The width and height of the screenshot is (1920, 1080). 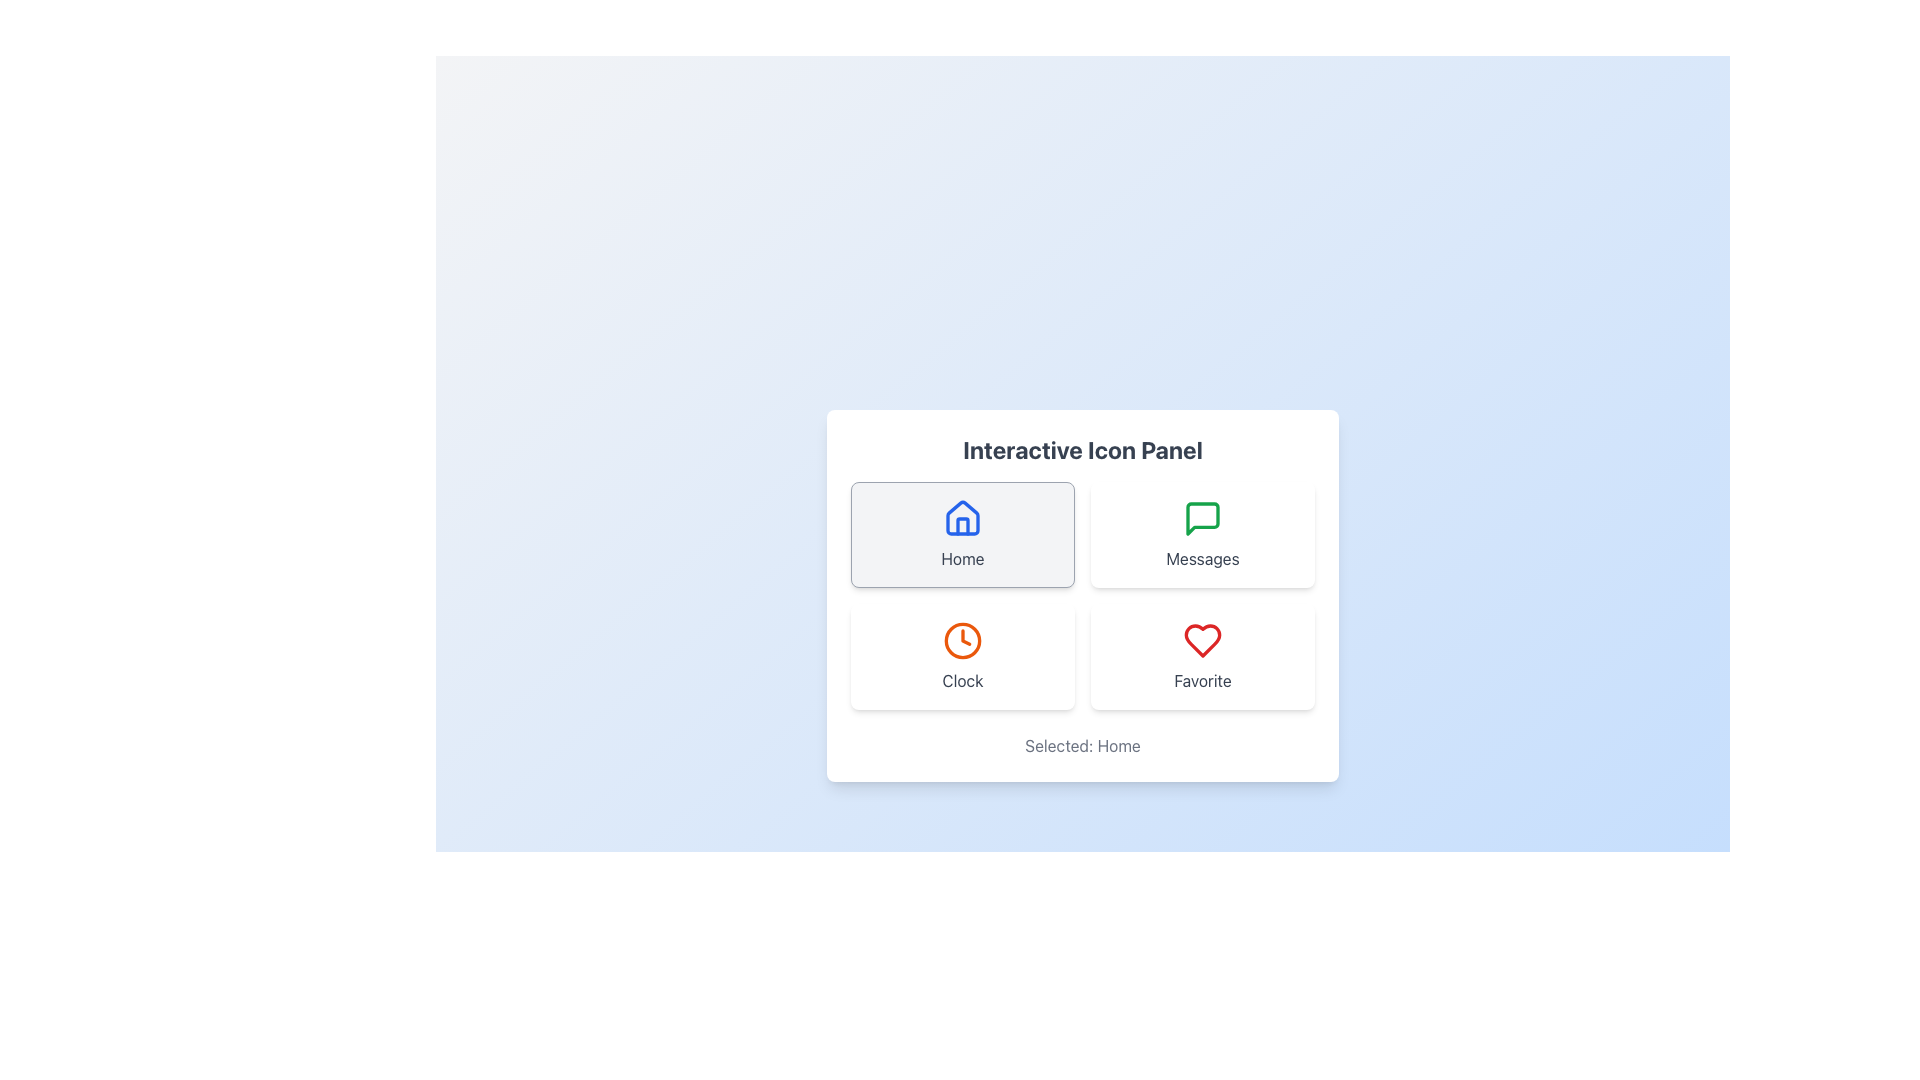 What do you see at coordinates (1202, 640) in the screenshot?
I see `the 'Favorite' icon located in the bottom-right corner of the interactive panel` at bounding box center [1202, 640].